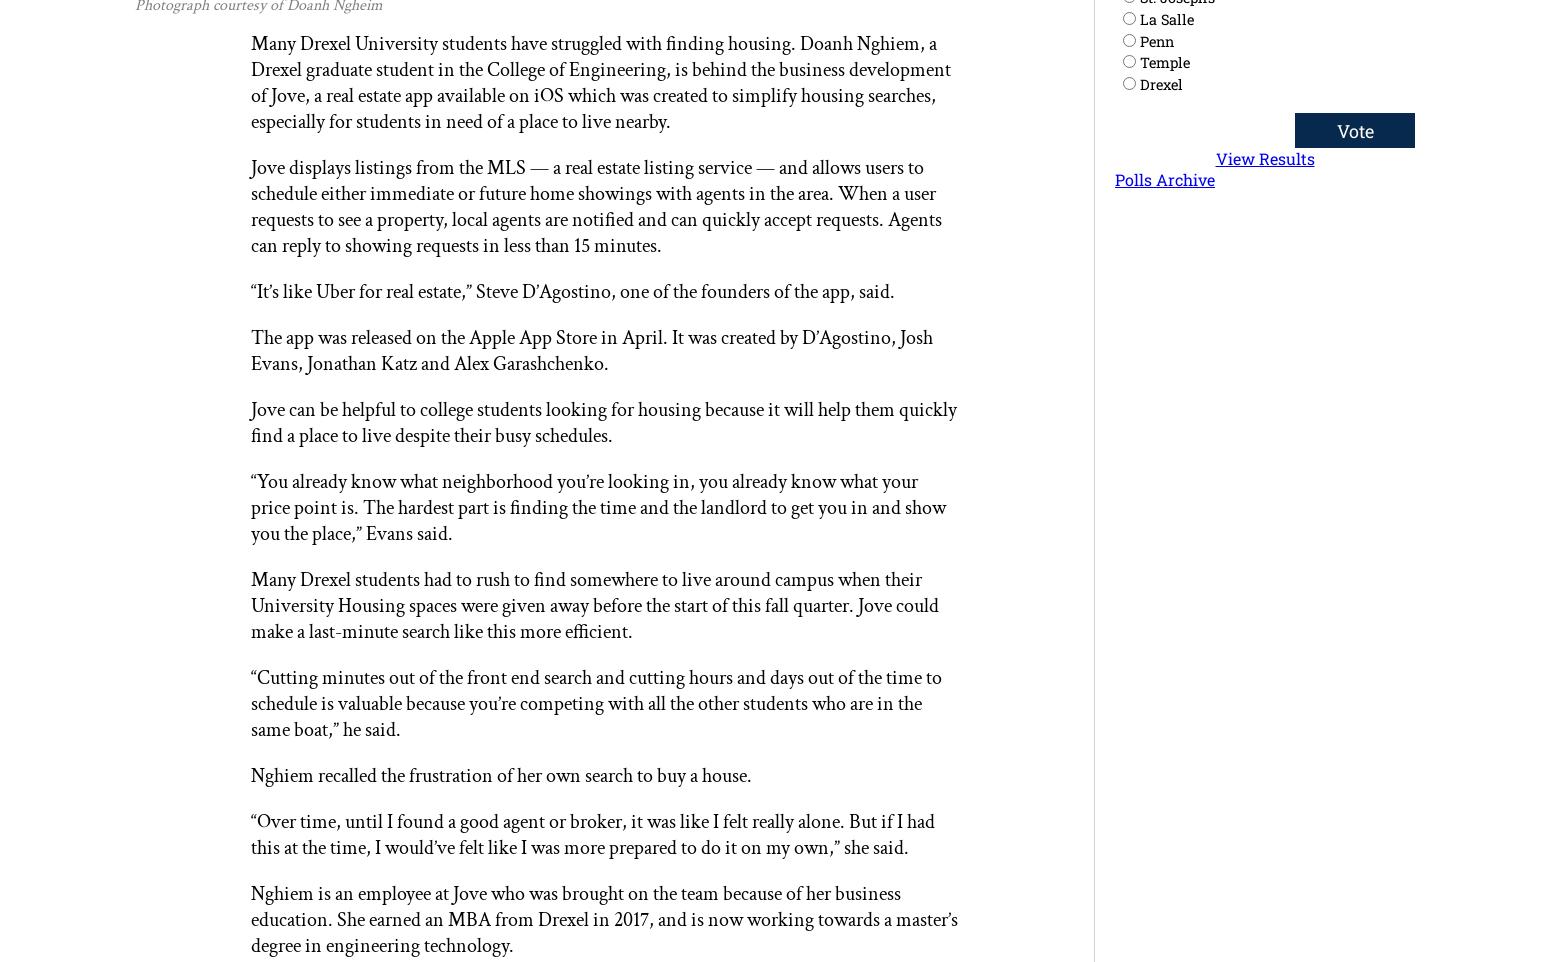 This screenshot has width=1550, height=962. What do you see at coordinates (600, 83) in the screenshot?
I see `'Many Drexel University students have struggled with finding housing. Doanh Nghiem, a Drexel graduate student in the College of Engineering, is behind the business development of Jove, a real estate app available on iOS which was created to simplify housing searches, especially for students in need of a place to live nearby.'` at bounding box center [600, 83].